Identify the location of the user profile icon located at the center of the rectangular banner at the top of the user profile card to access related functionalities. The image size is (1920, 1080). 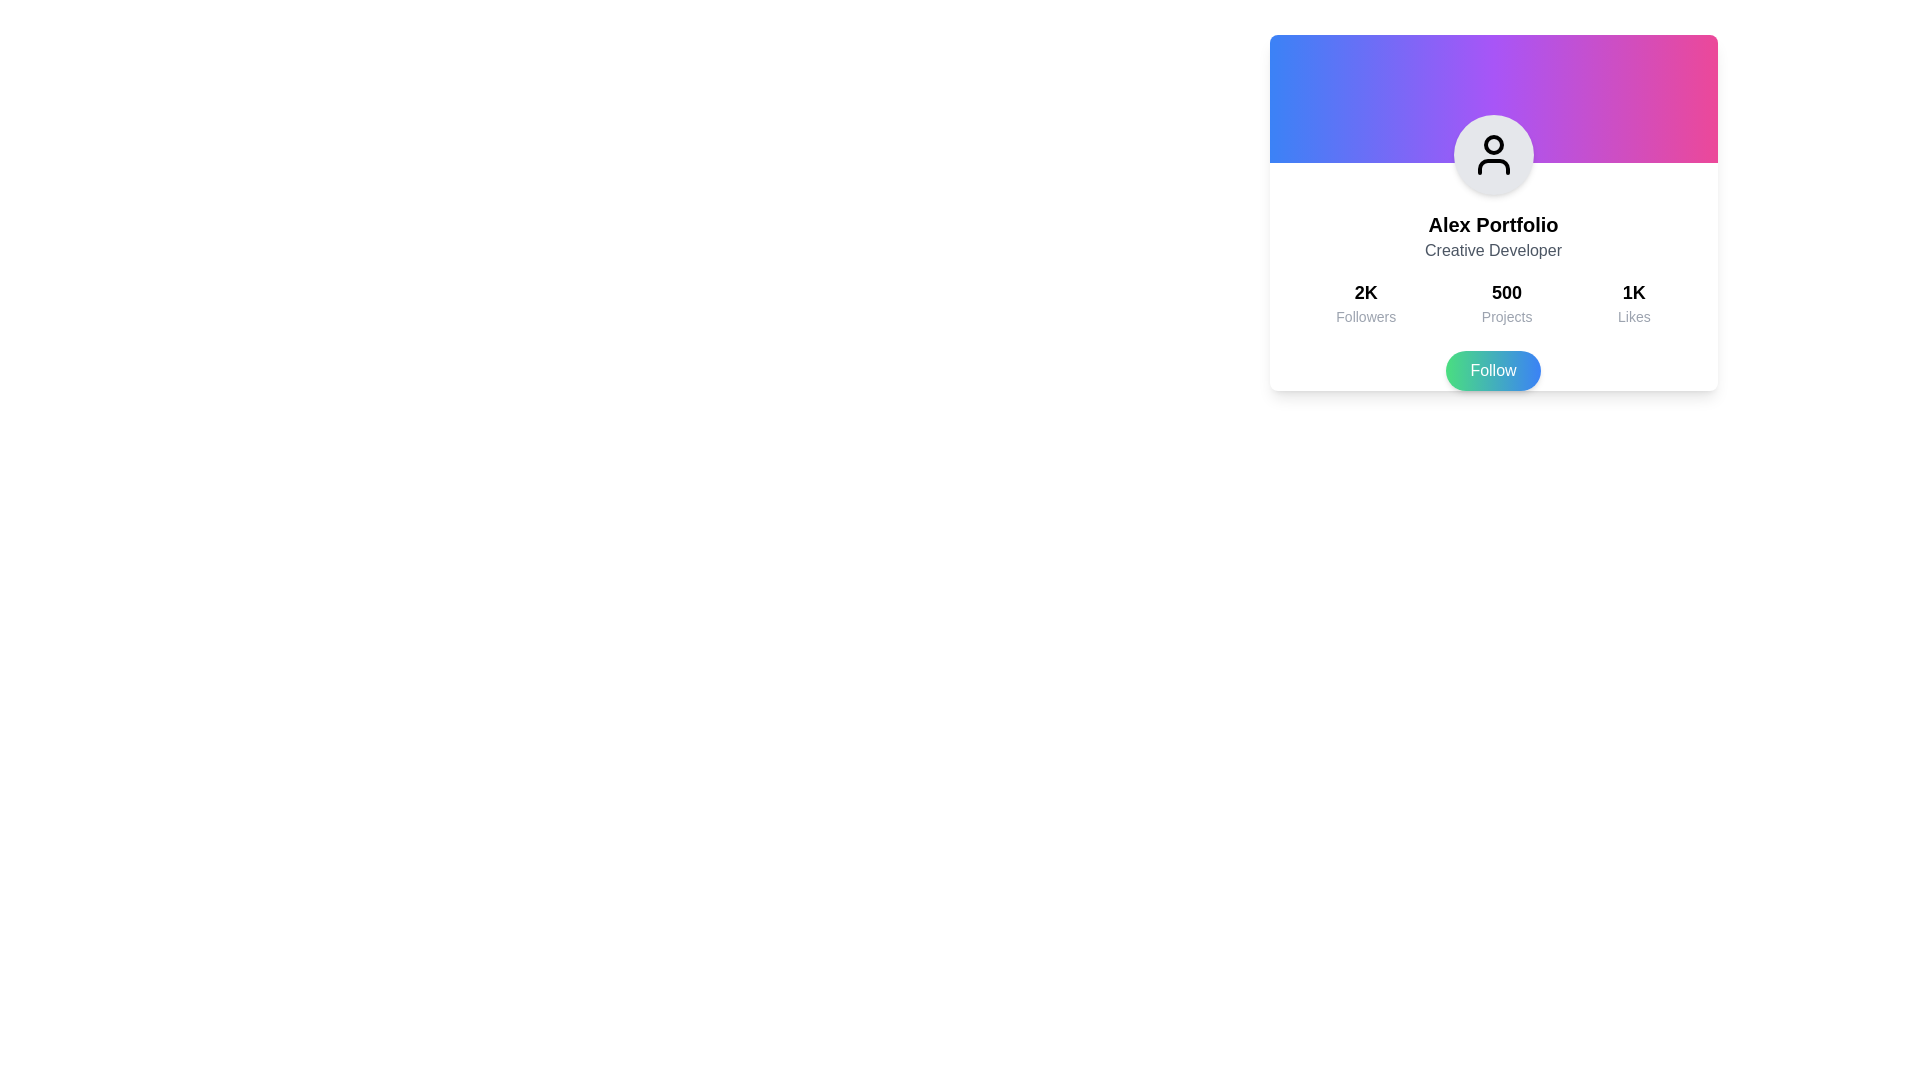
(1493, 153).